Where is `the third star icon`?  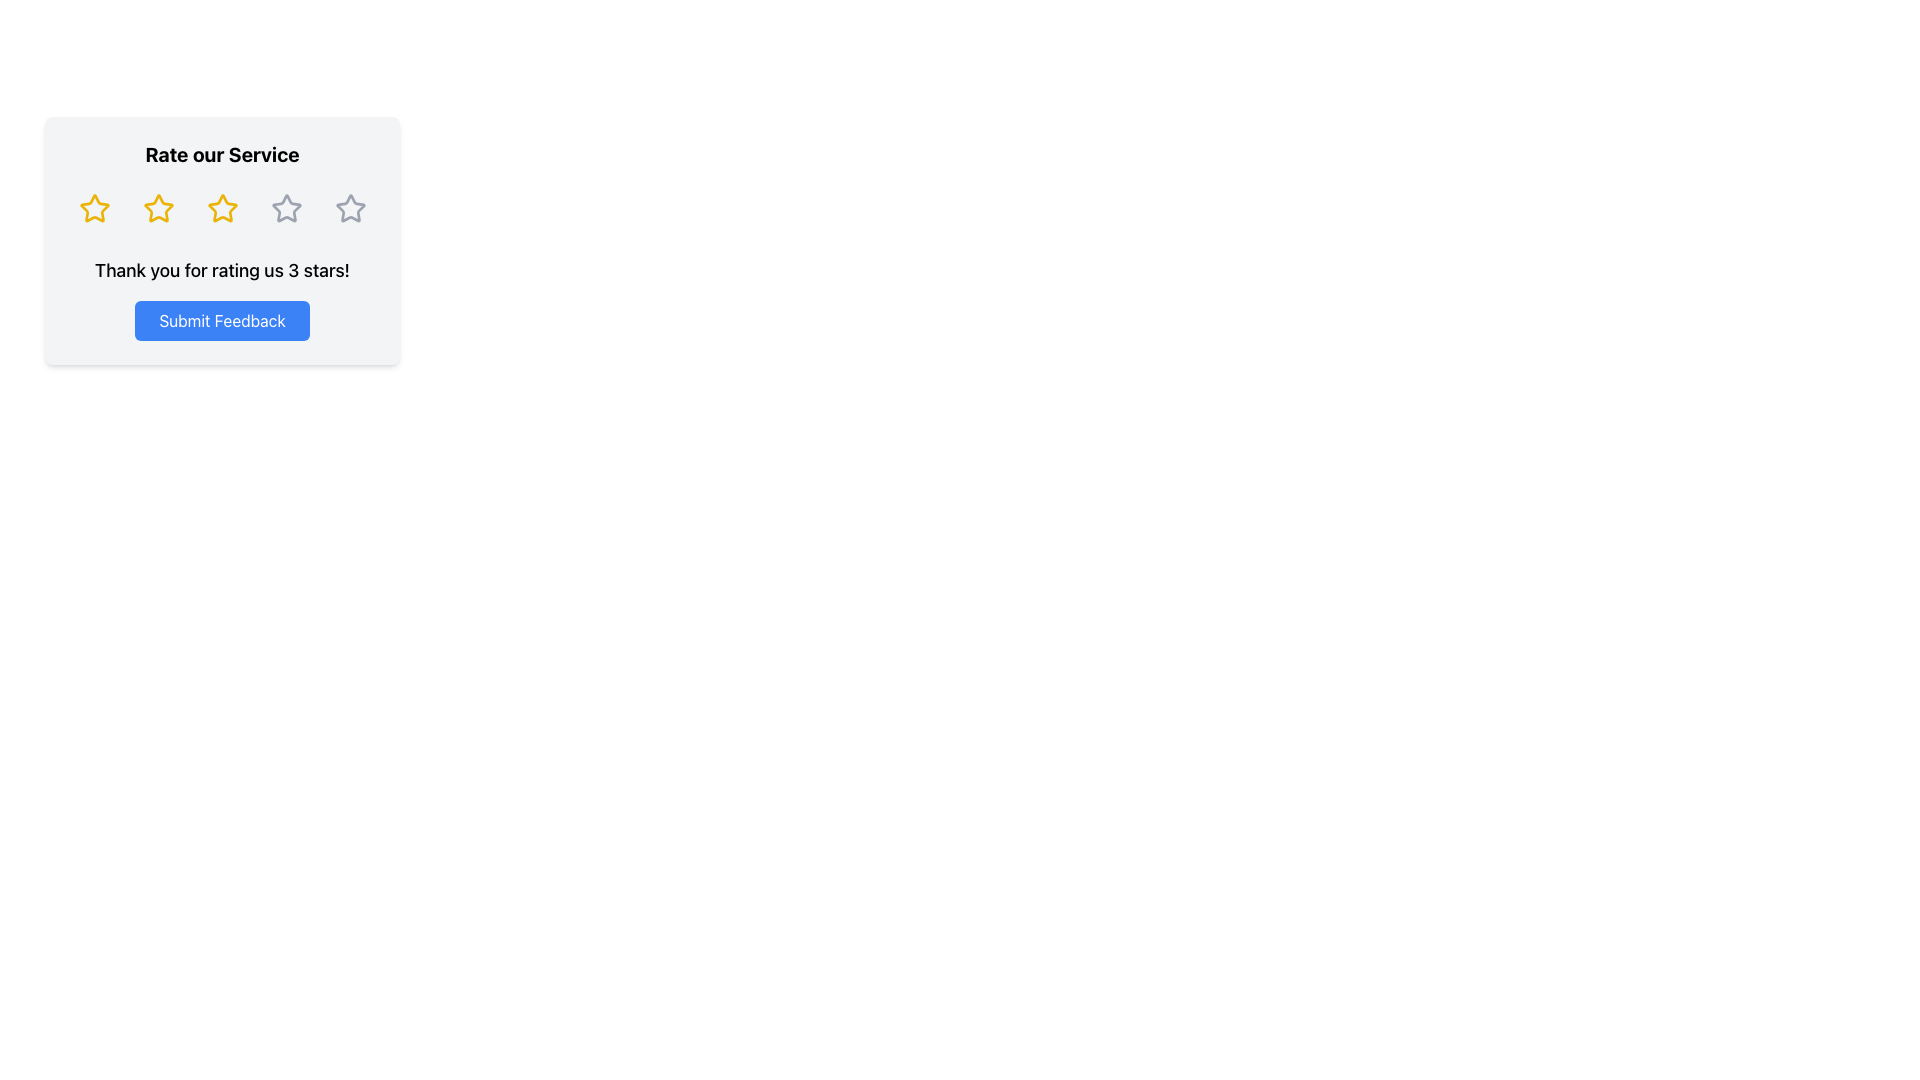 the third star icon is located at coordinates (285, 208).